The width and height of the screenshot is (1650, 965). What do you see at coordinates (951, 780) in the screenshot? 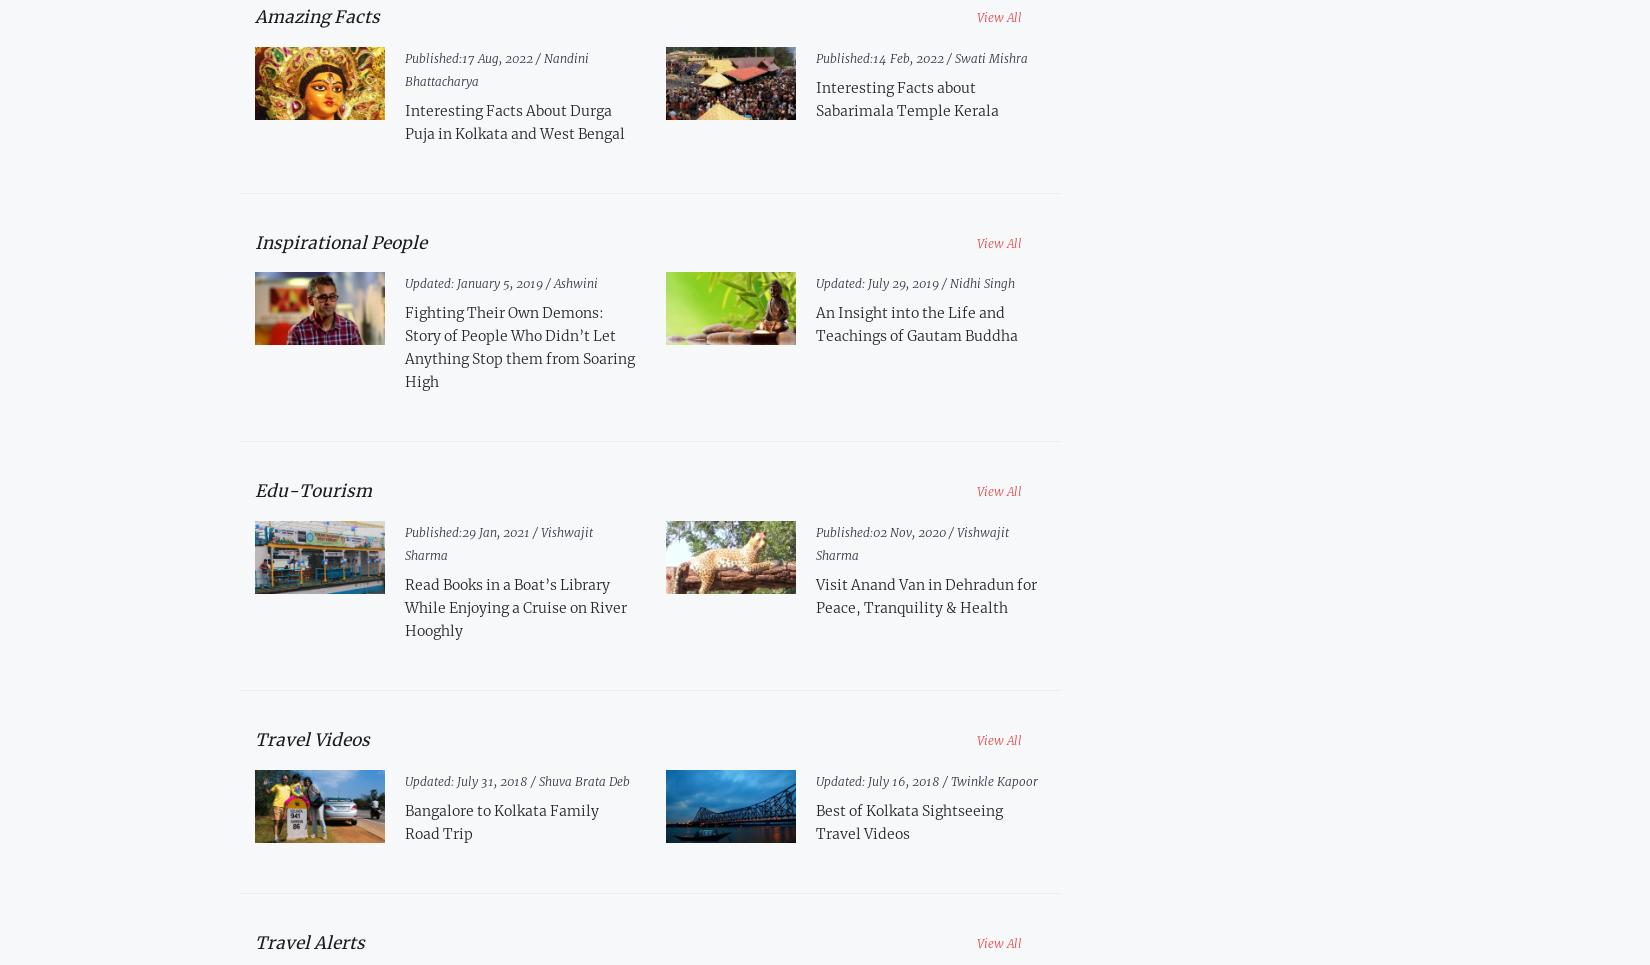
I see `'Twinkle Kapoor'` at bounding box center [951, 780].